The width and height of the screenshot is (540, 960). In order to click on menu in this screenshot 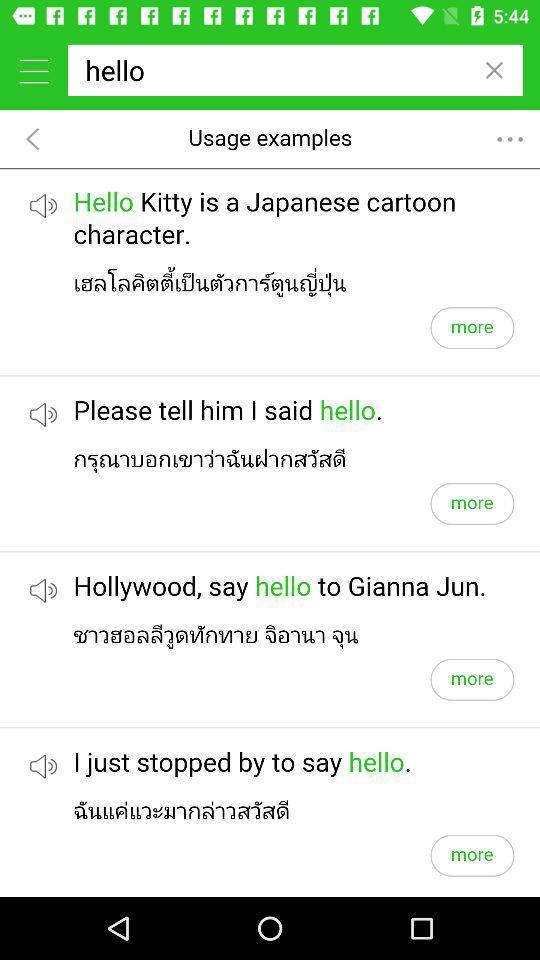, I will do `click(33, 70)`.